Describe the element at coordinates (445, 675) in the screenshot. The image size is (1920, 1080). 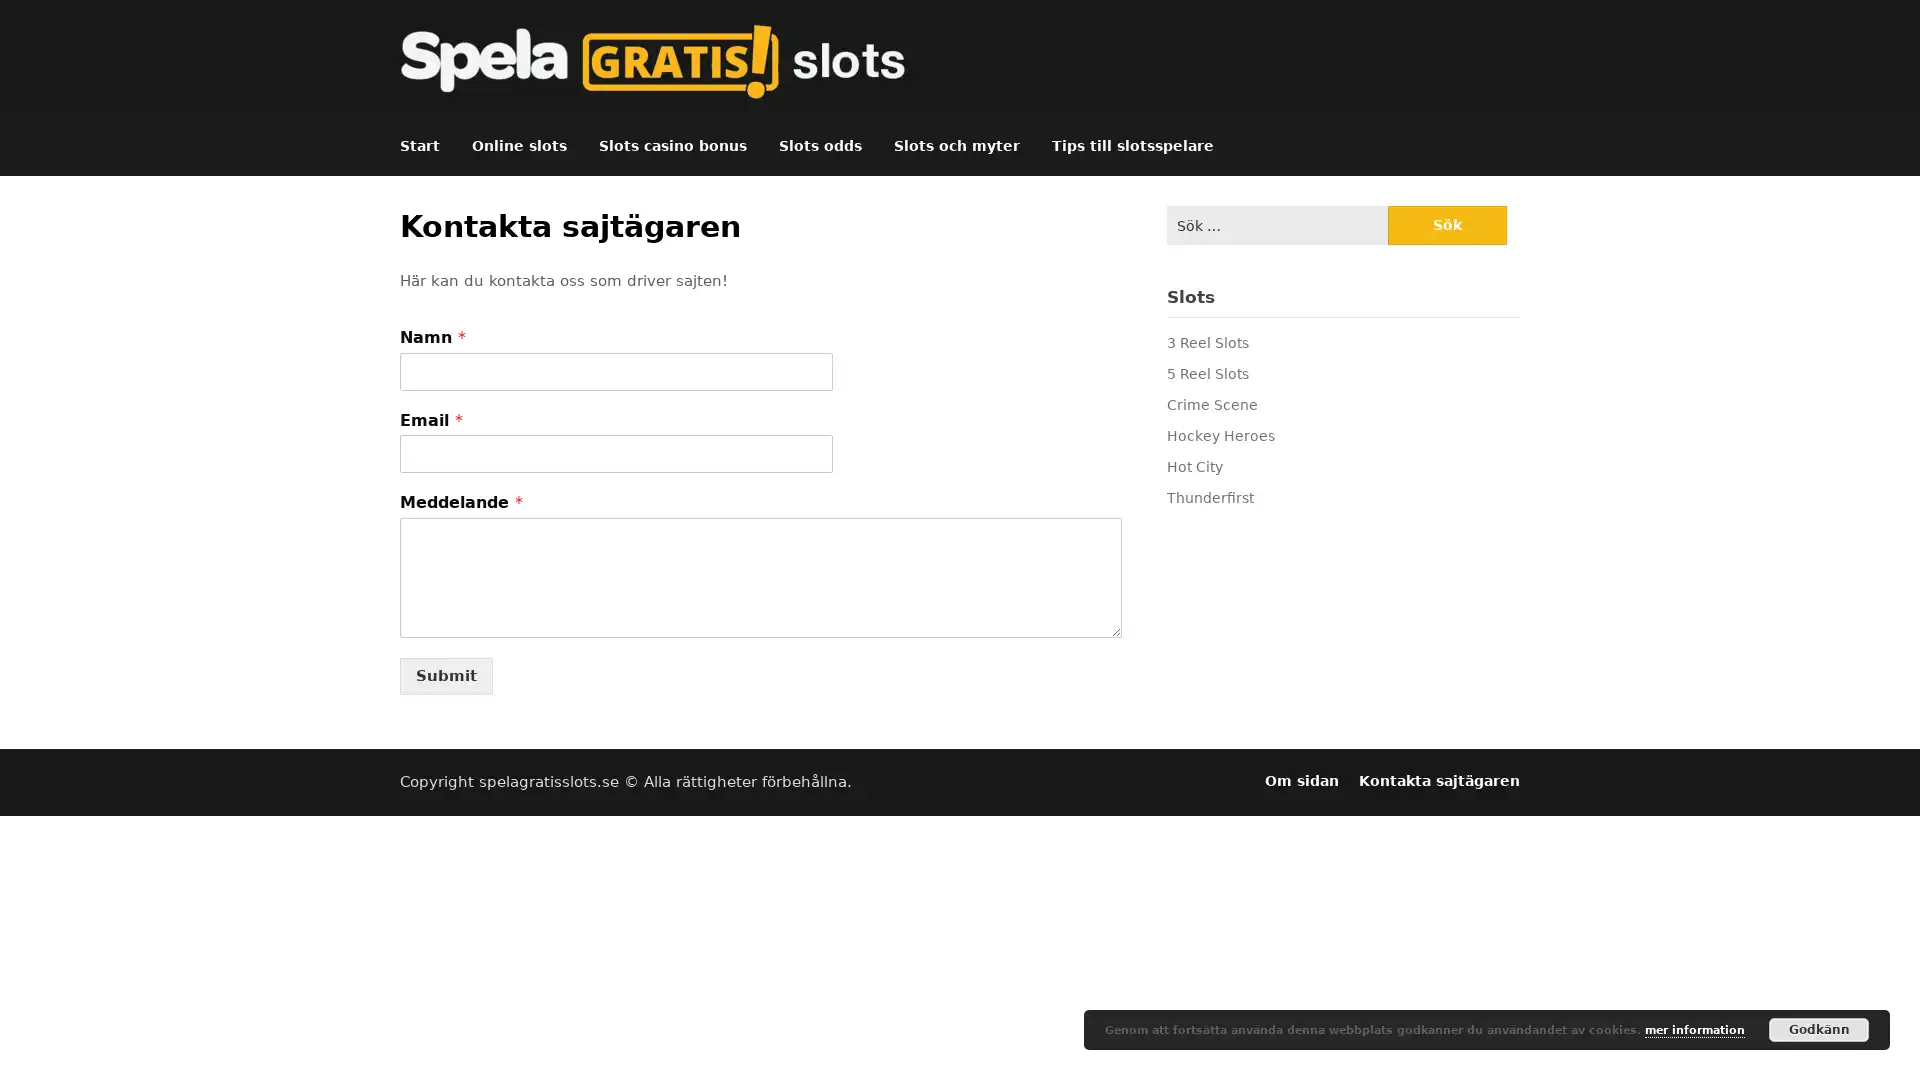
I see `Submit` at that location.